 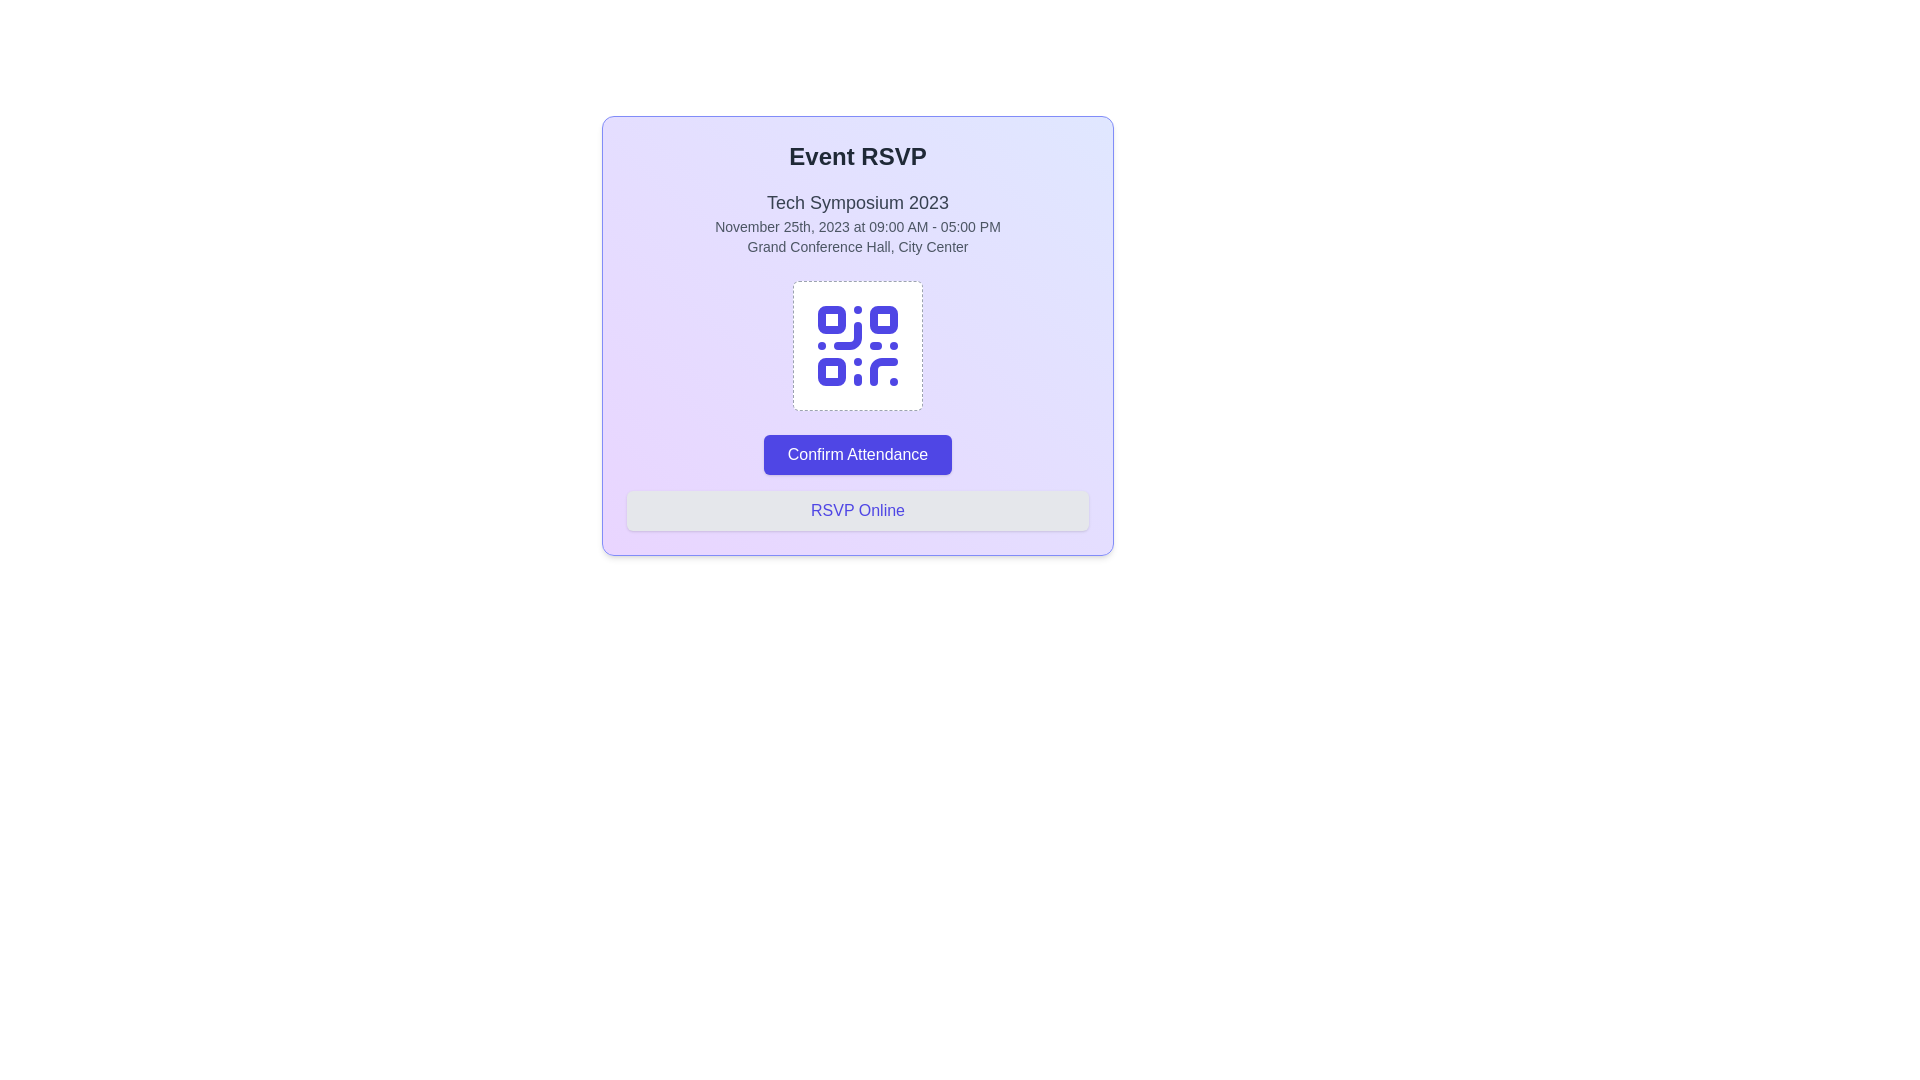 What do you see at coordinates (858, 455) in the screenshot?
I see `the confirmation button for the highlighted event located within the RSVP section, positioned below the QR code and above the 'RSVP Online' button` at bounding box center [858, 455].